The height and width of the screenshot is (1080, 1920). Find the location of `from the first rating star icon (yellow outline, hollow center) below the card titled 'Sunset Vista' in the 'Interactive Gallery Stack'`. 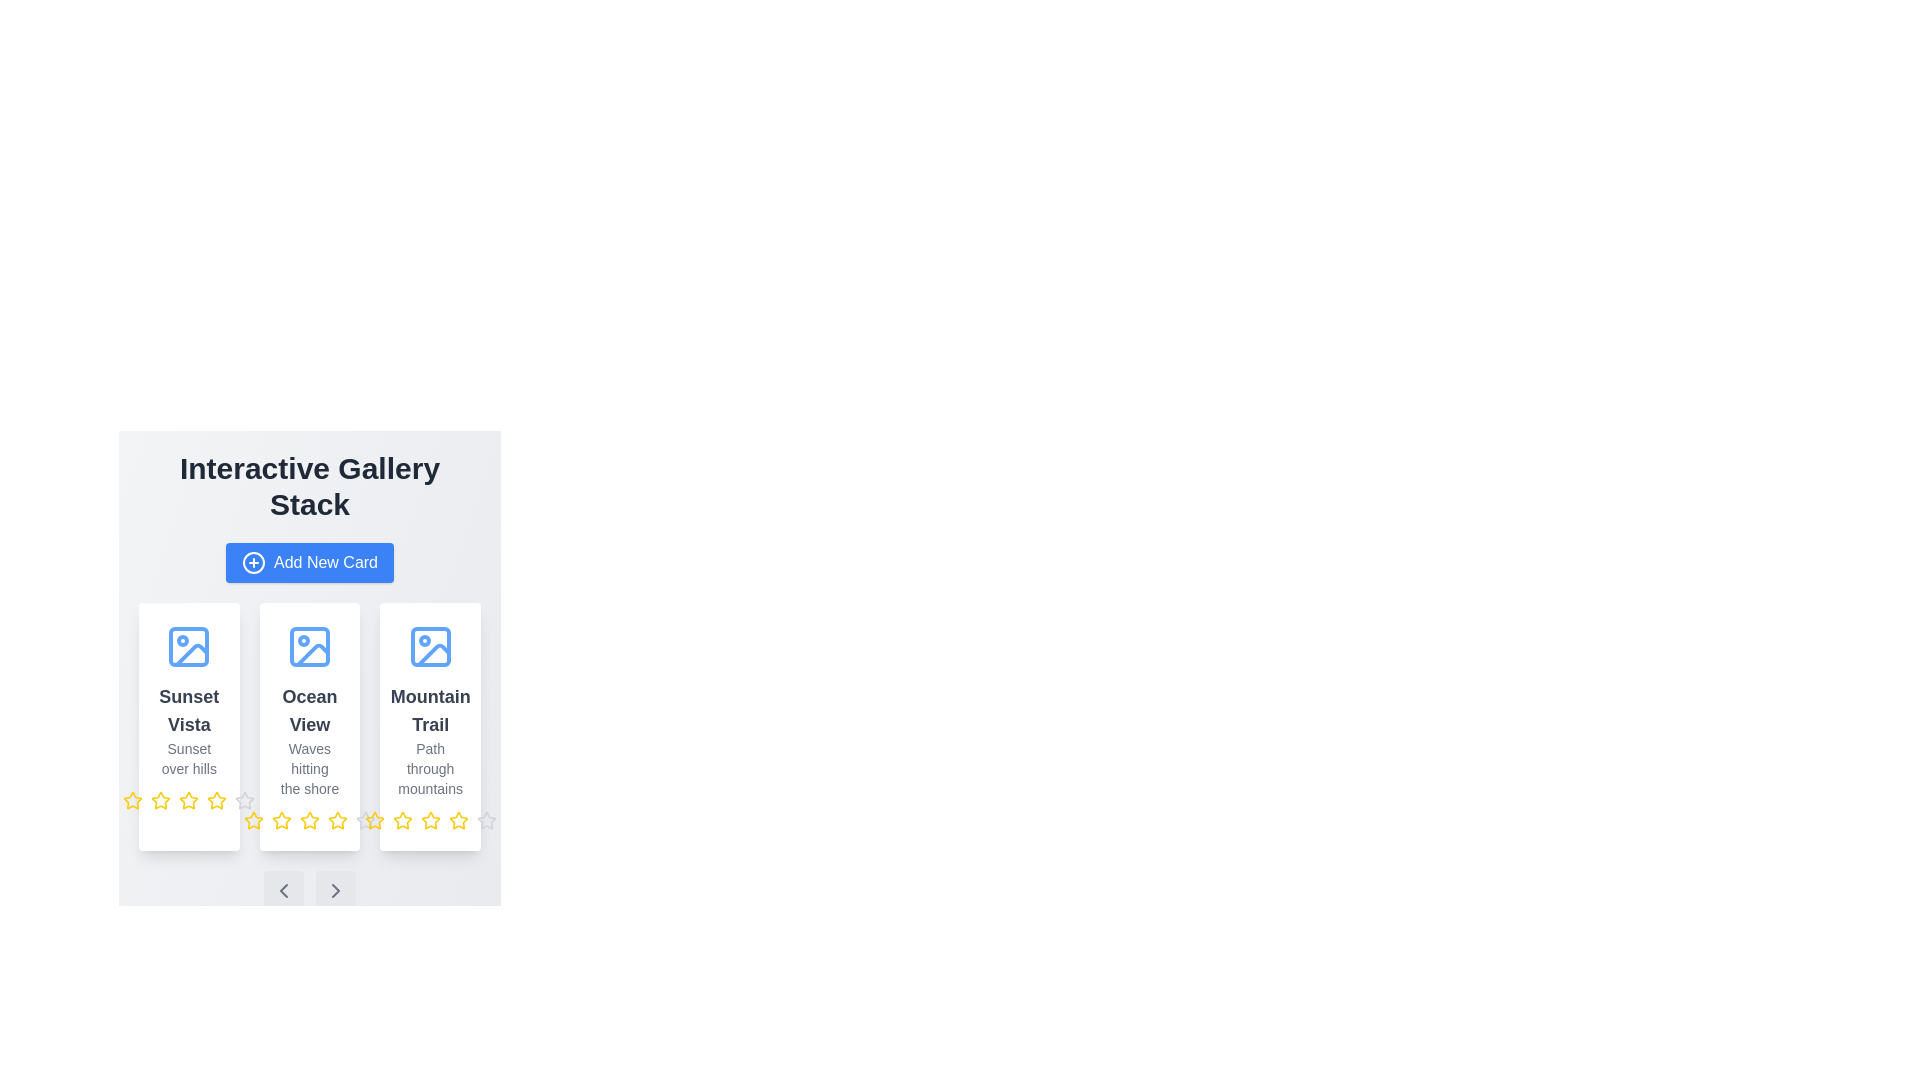

from the first rating star icon (yellow outline, hollow center) below the card titled 'Sunset Vista' in the 'Interactive Gallery Stack' is located at coordinates (132, 799).